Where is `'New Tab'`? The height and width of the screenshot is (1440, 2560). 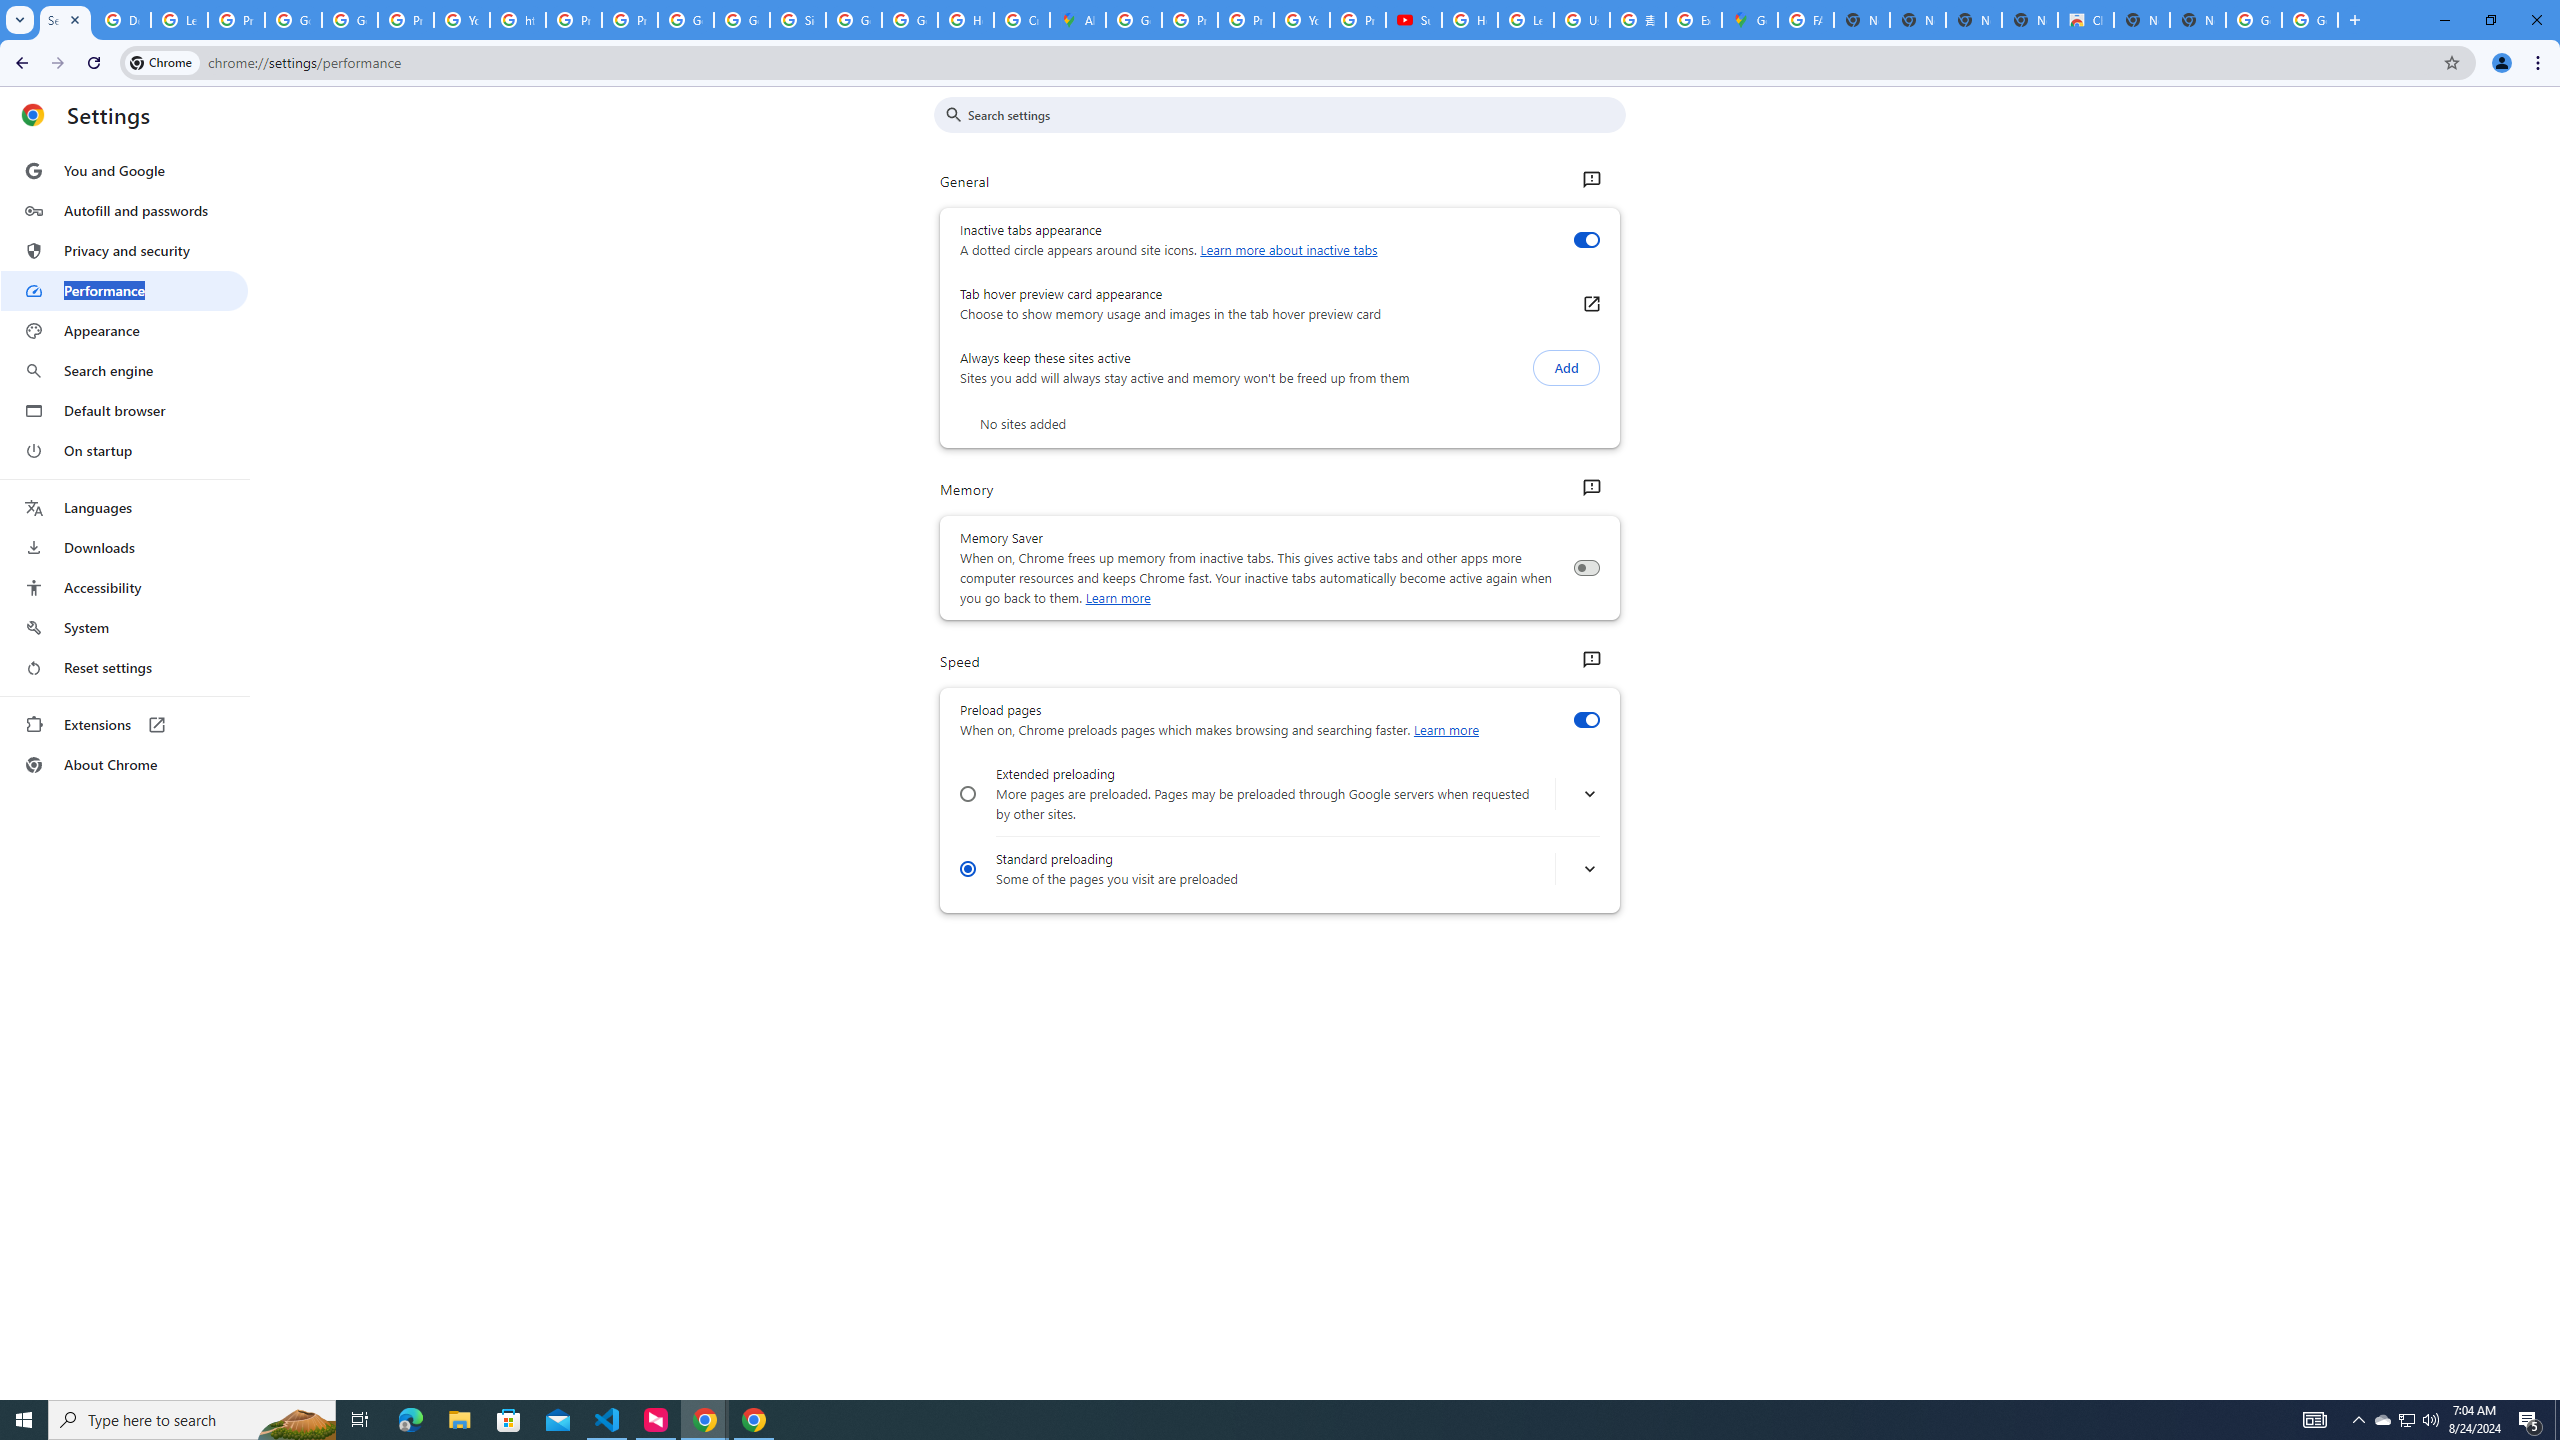 'New Tab' is located at coordinates (2197, 19).